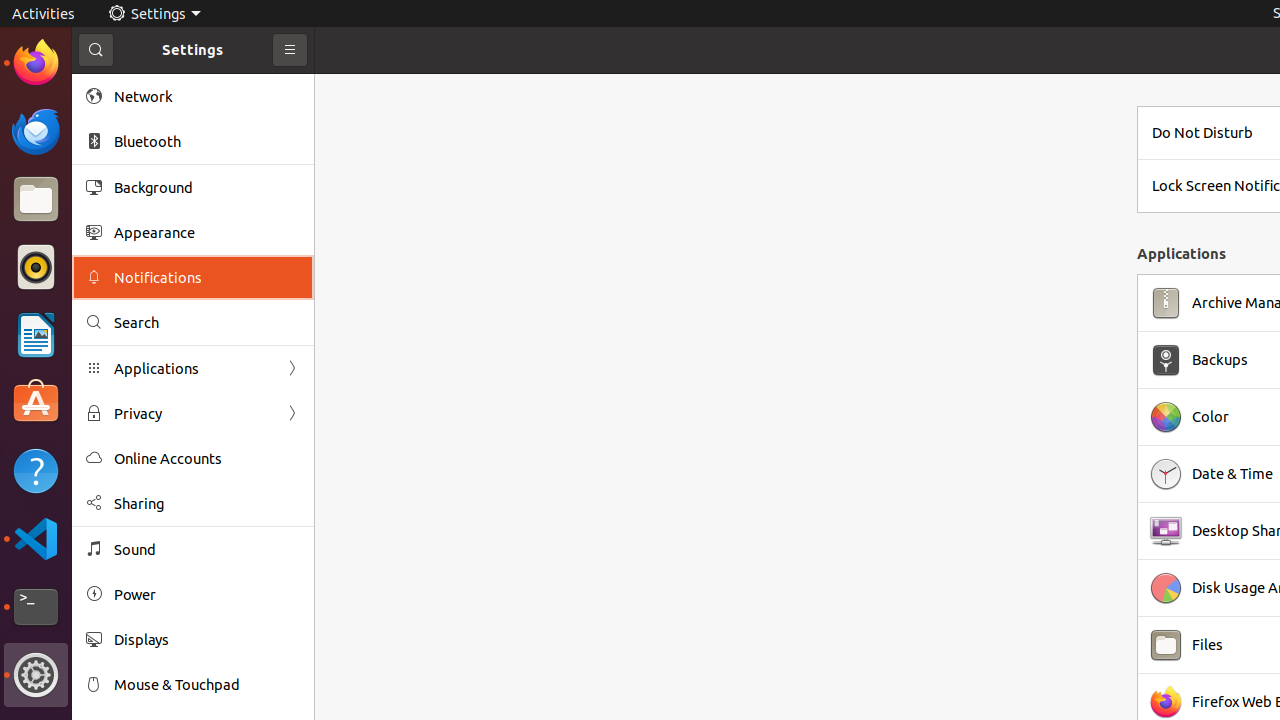  I want to click on 'Sharing', so click(206, 502).